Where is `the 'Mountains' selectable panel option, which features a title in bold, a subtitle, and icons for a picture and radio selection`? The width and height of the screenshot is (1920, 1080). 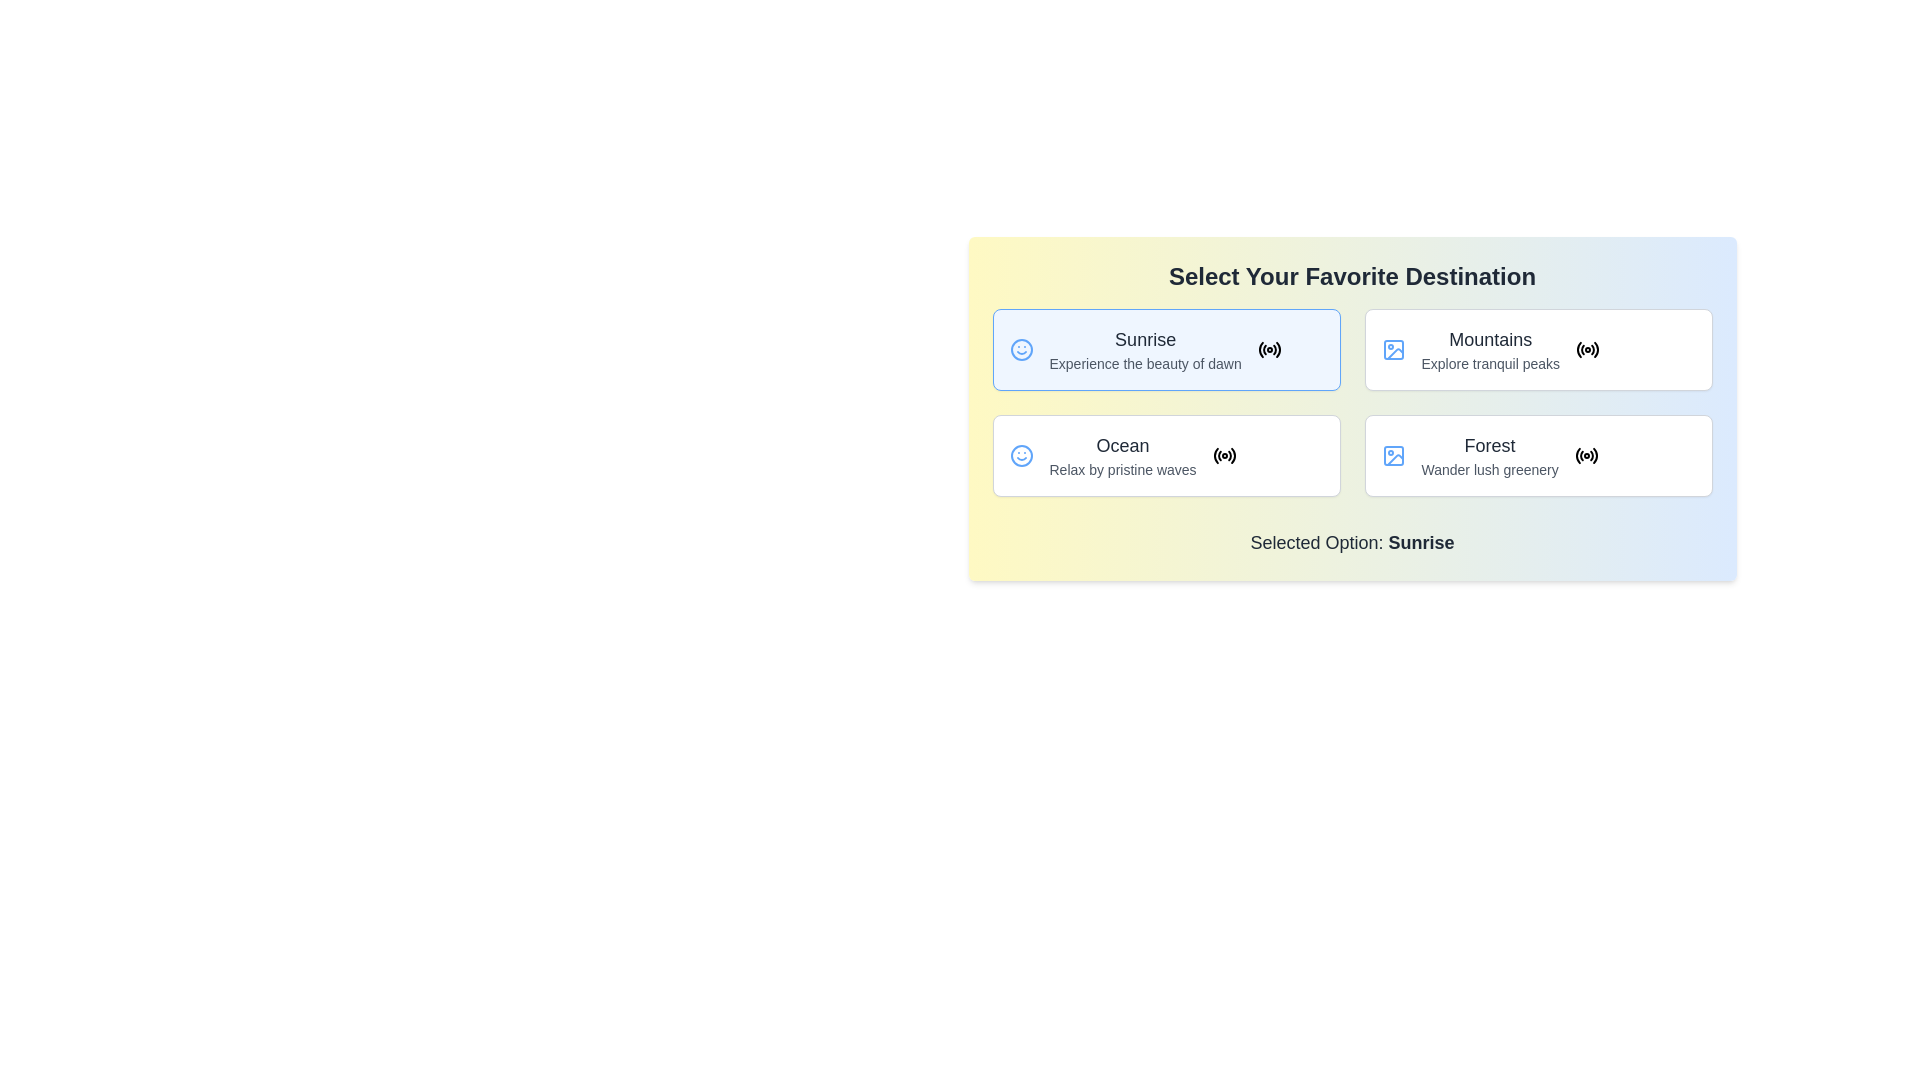 the 'Mountains' selectable panel option, which features a title in bold, a subtitle, and icons for a picture and radio selection is located at coordinates (1537, 349).